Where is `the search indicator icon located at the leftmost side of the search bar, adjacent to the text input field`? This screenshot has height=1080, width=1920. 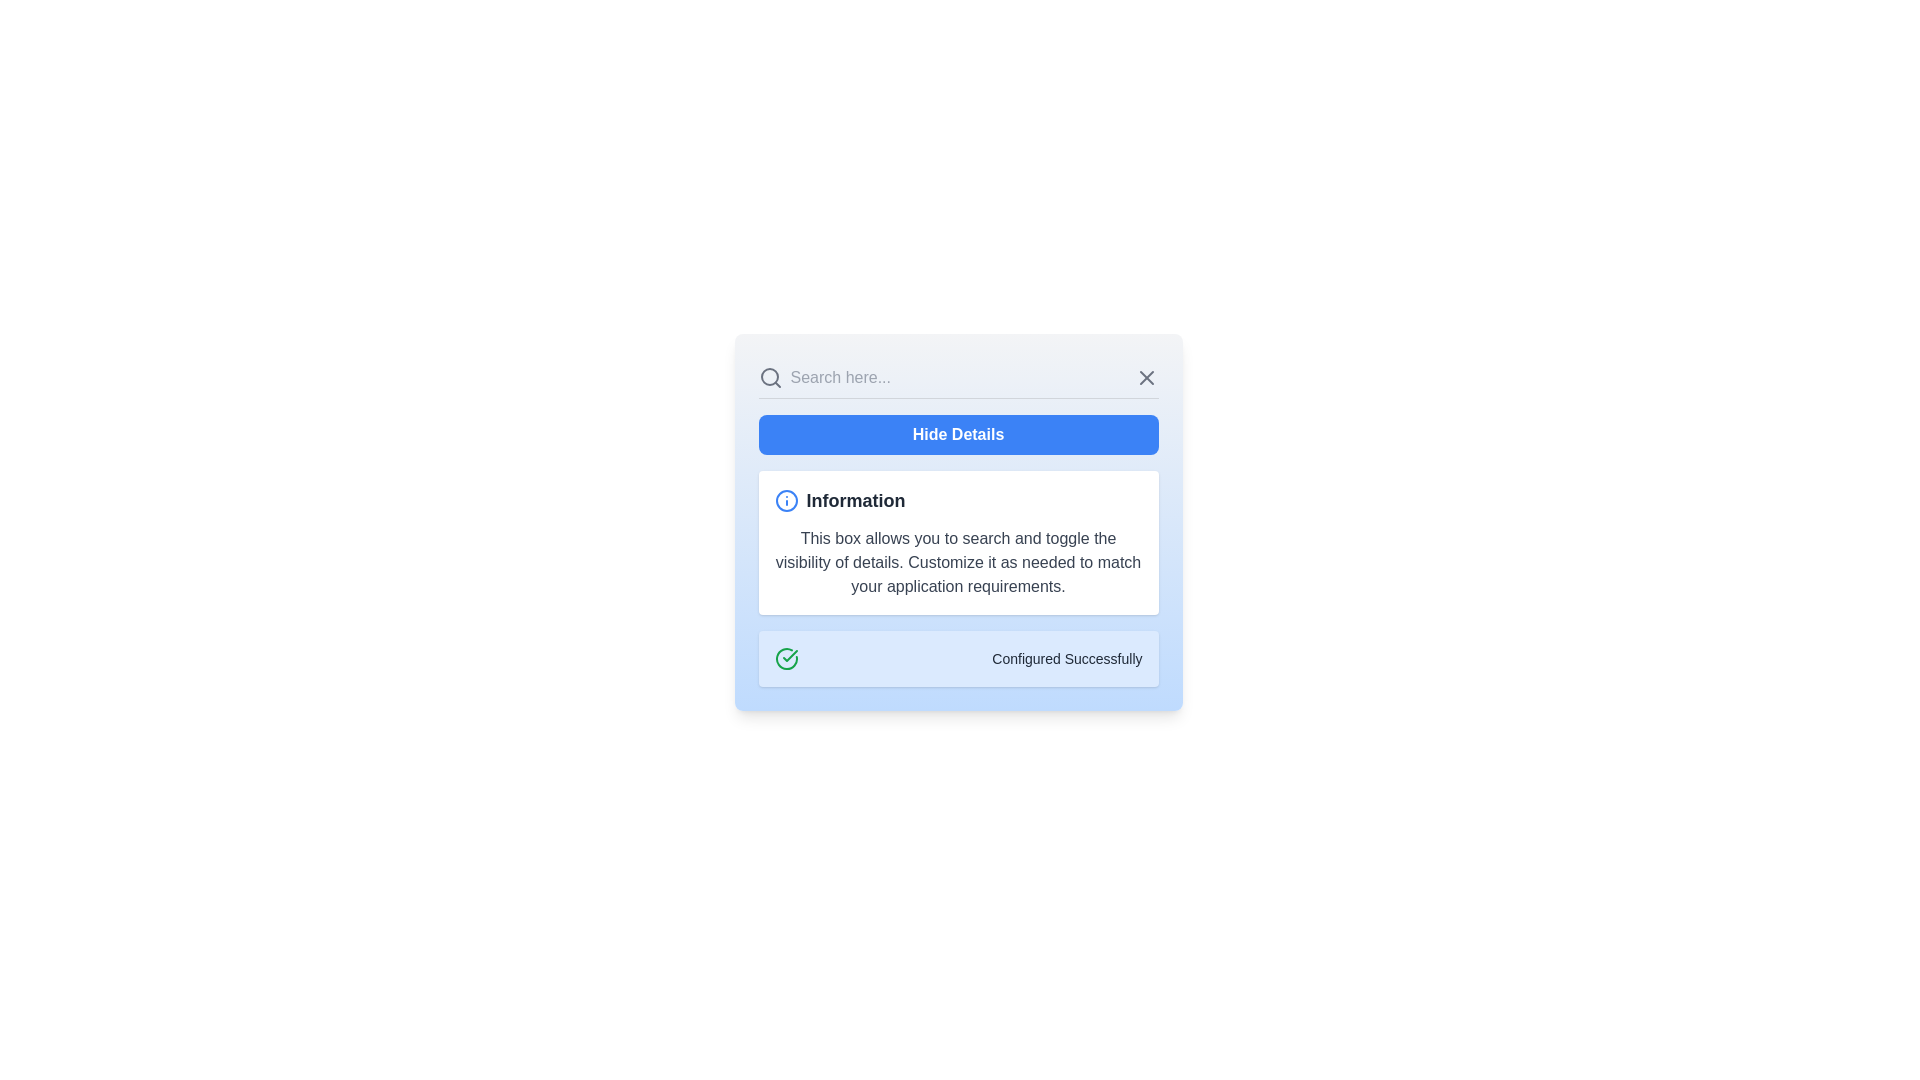 the search indicator icon located at the leftmost side of the search bar, adjacent to the text input field is located at coordinates (769, 378).